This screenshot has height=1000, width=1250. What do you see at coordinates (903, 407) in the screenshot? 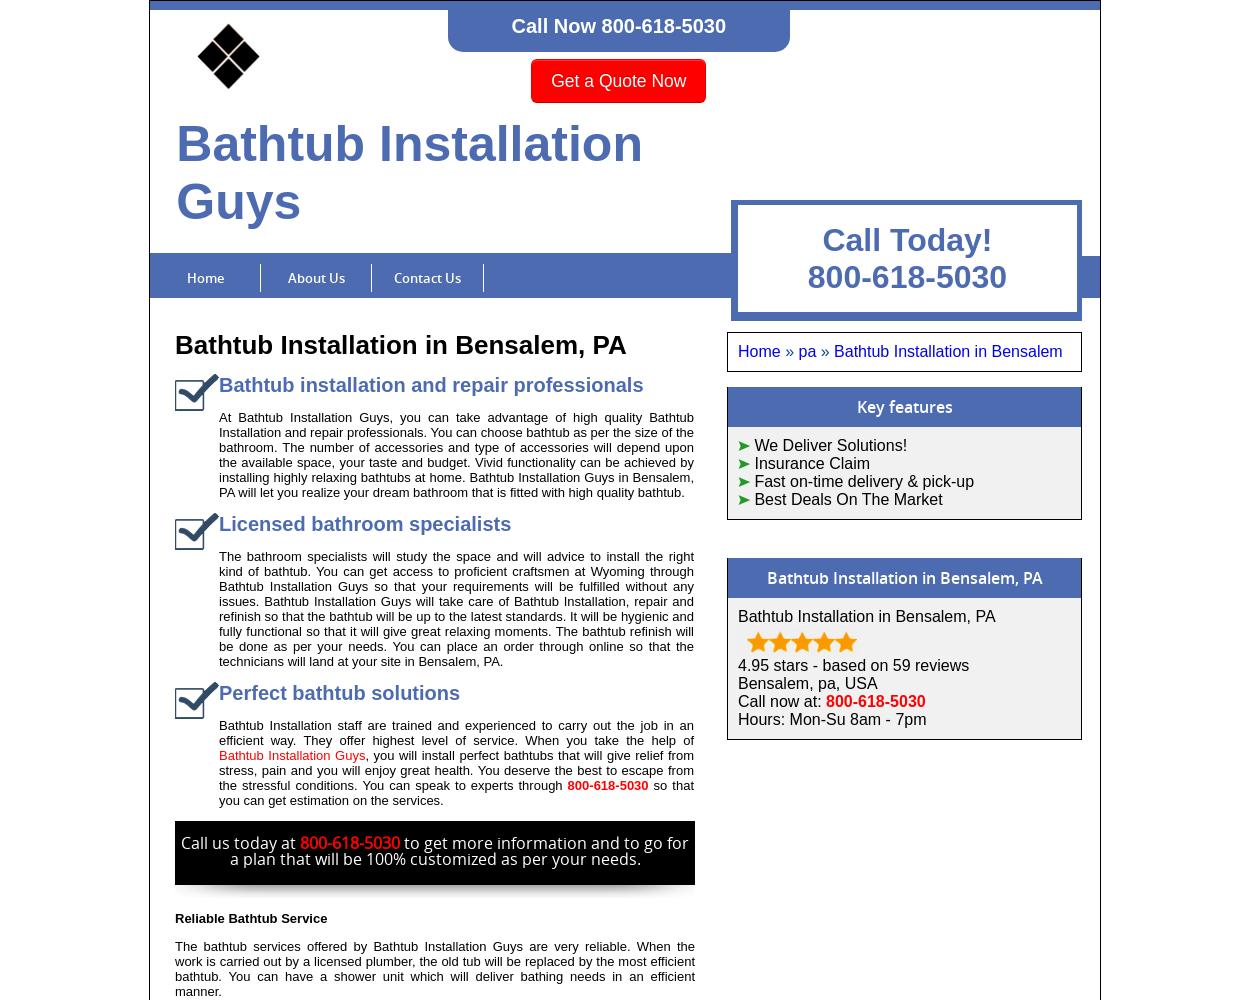
I see `'Key features'` at bounding box center [903, 407].